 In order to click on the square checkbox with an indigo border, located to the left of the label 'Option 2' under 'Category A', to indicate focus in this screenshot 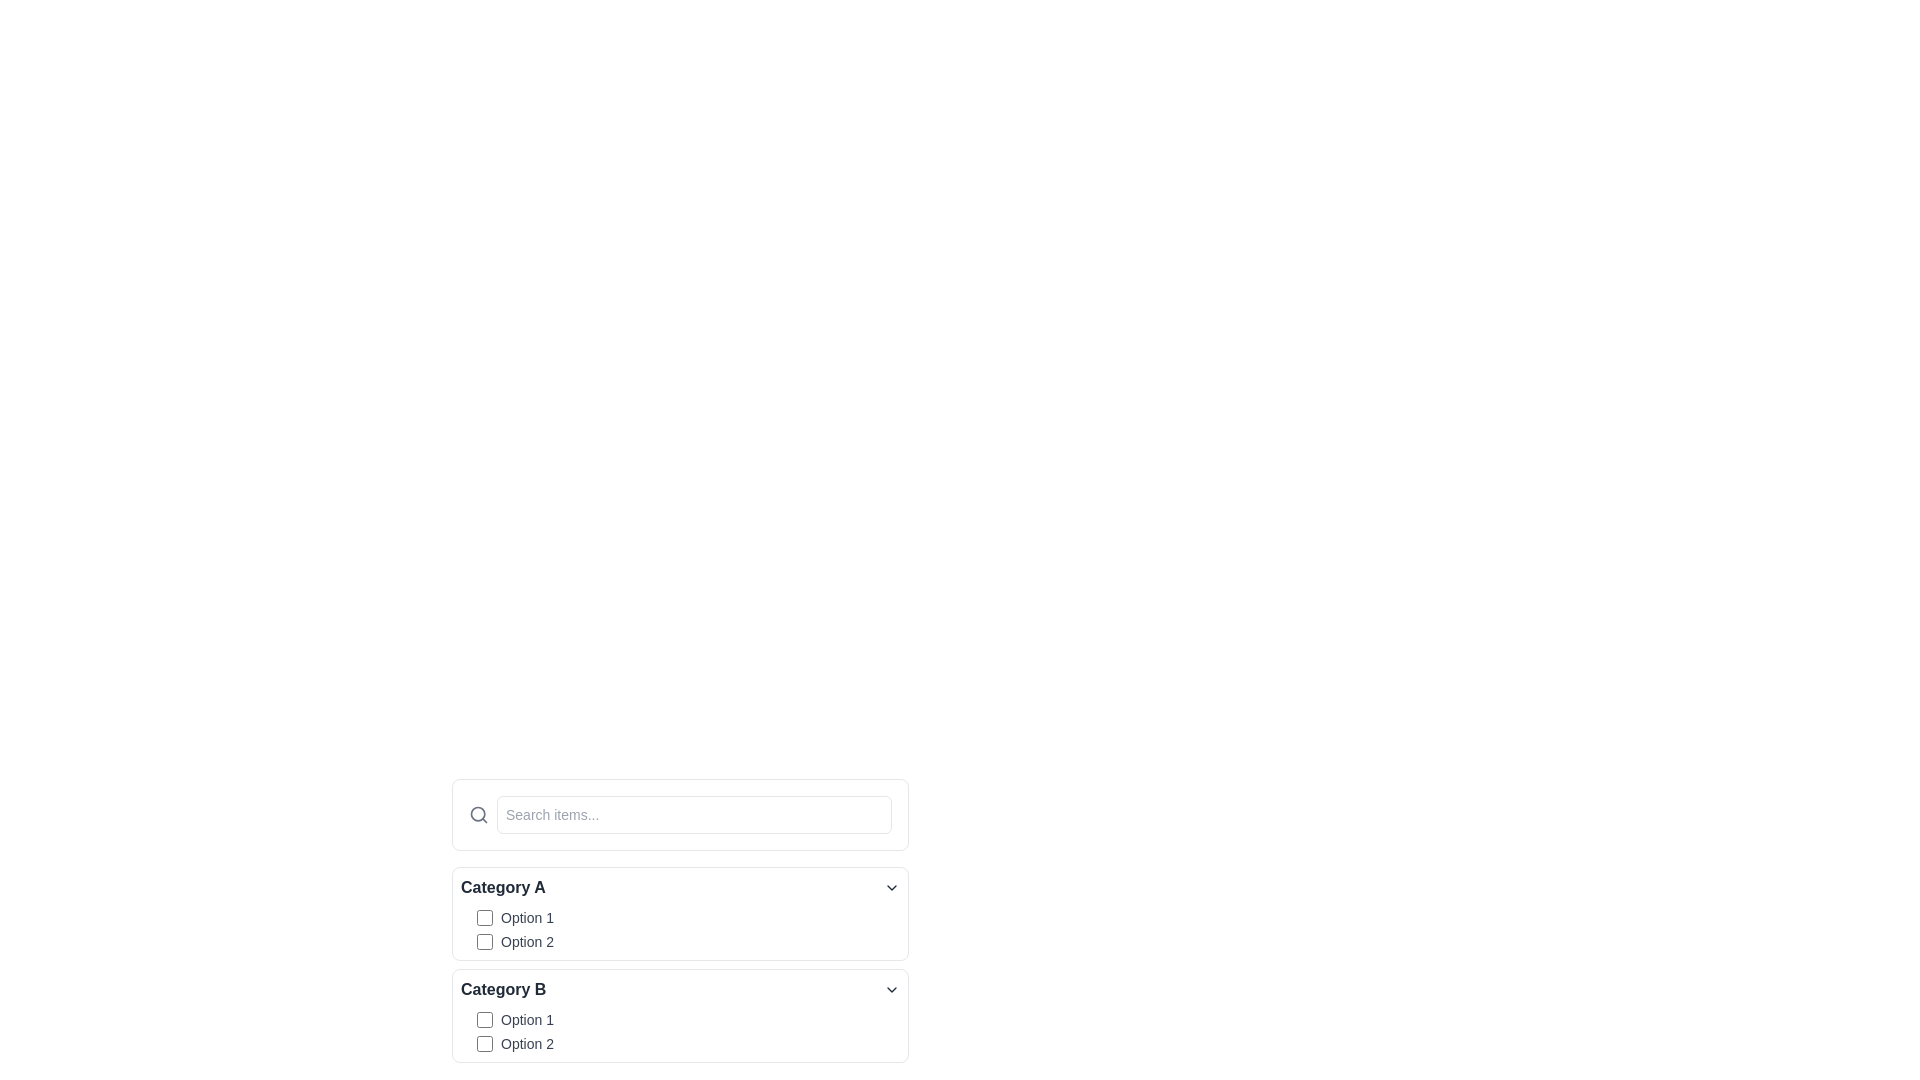, I will do `click(484, 941)`.